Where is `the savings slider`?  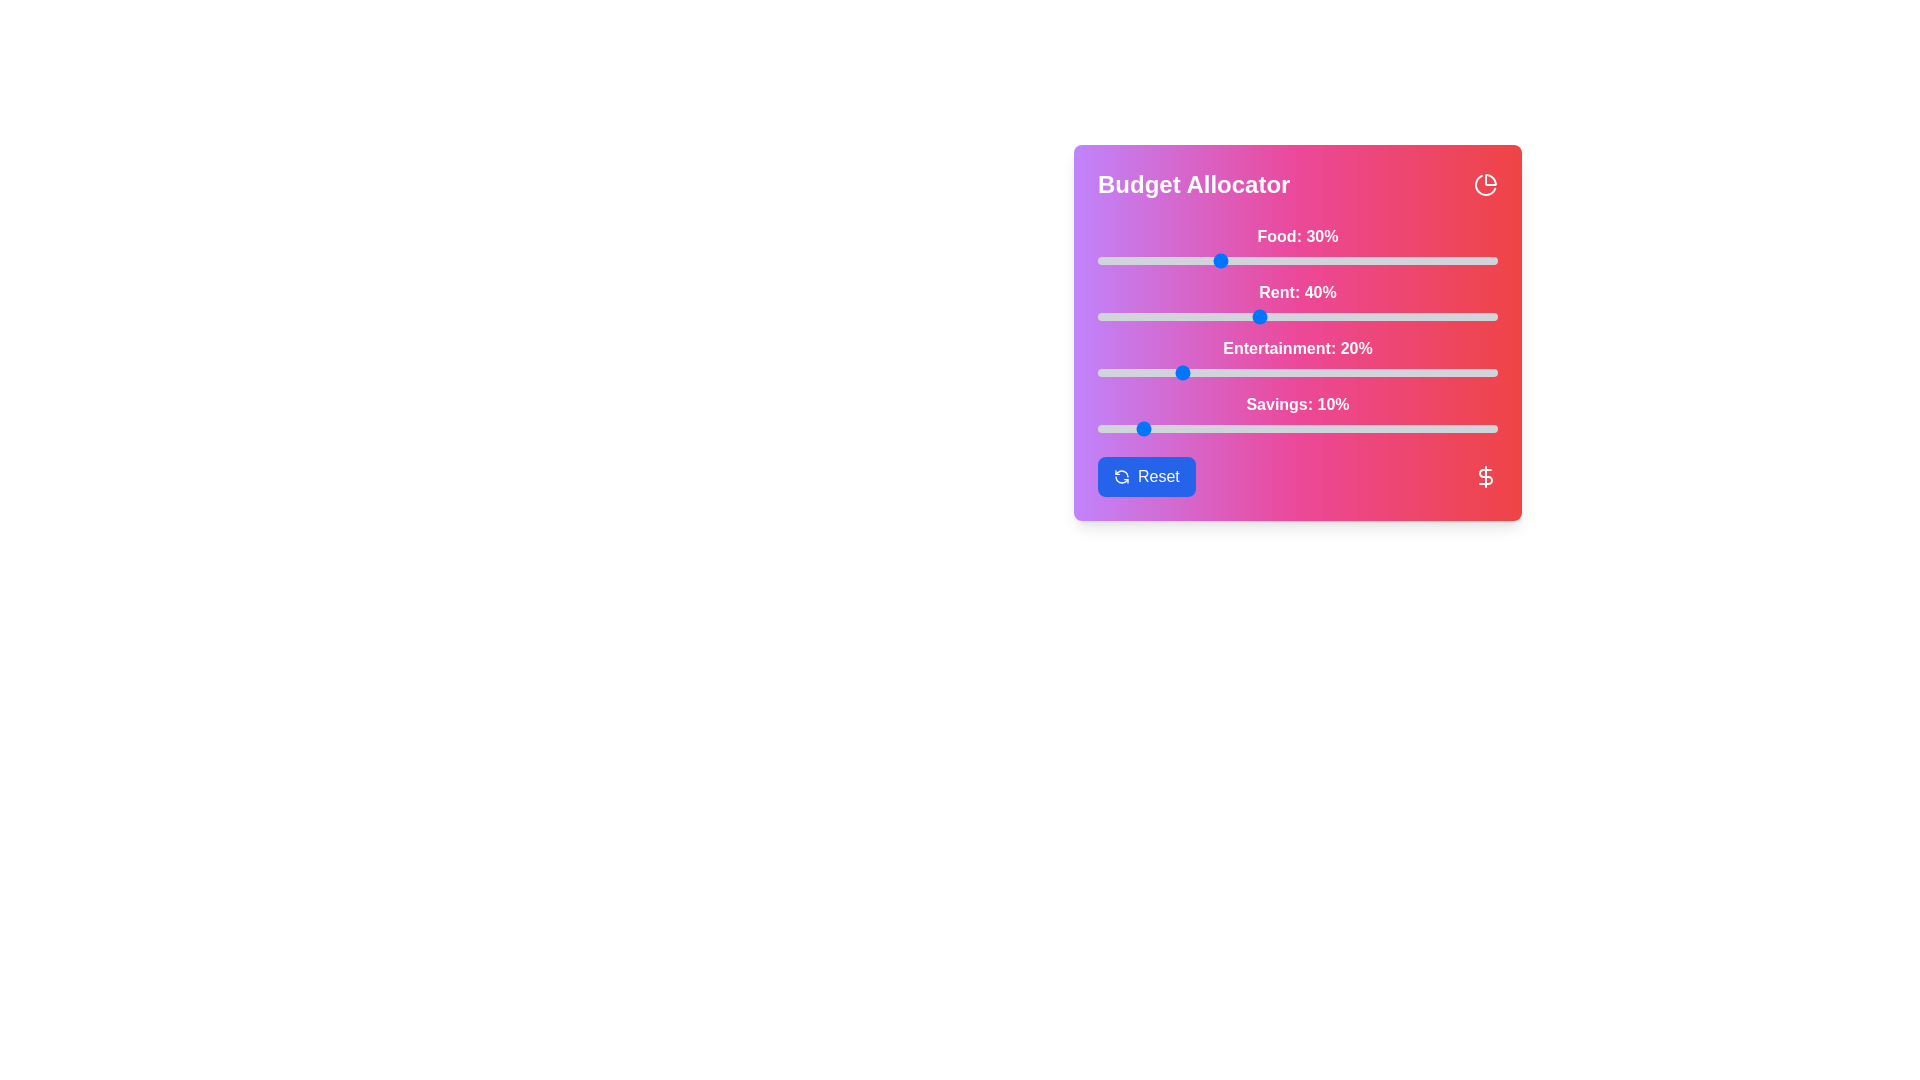
the savings slider is located at coordinates (1174, 427).